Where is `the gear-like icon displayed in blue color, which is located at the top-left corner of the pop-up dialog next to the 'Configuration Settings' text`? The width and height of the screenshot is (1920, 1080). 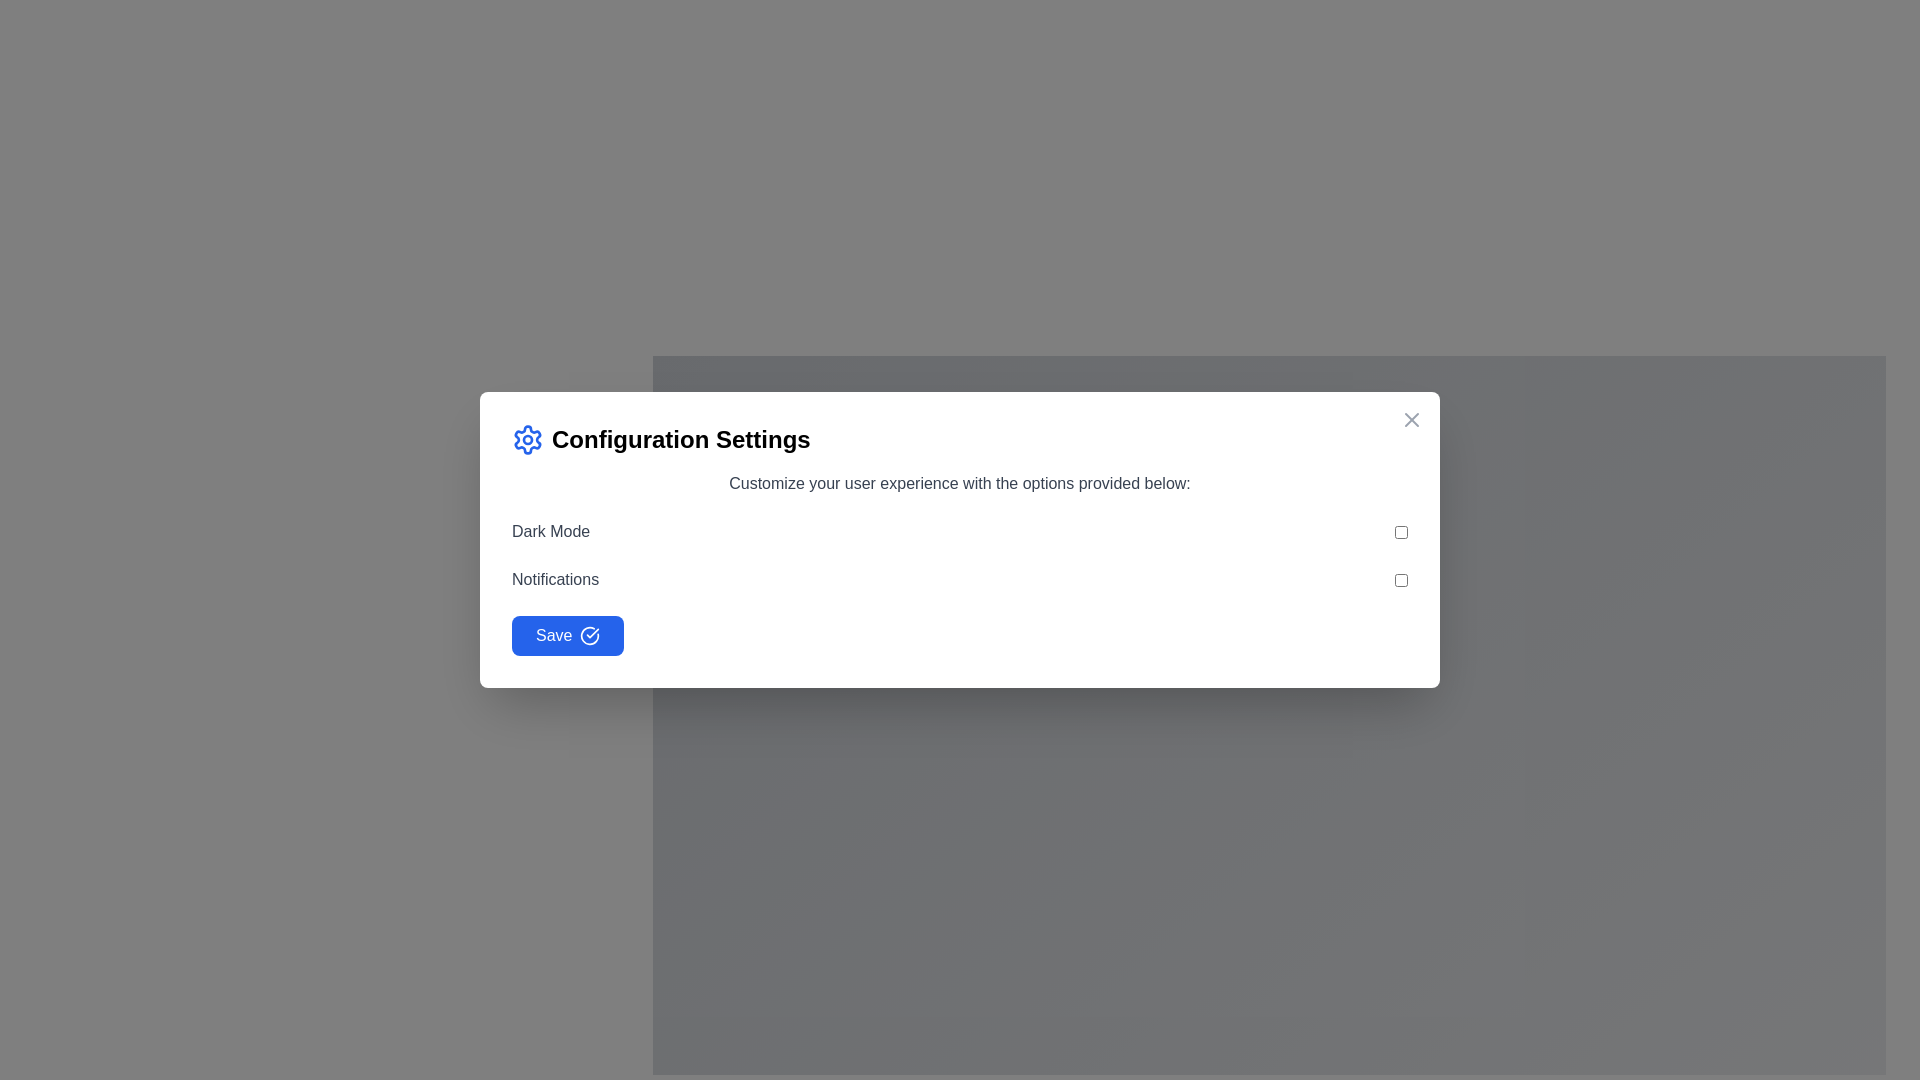
the gear-like icon displayed in blue color, which is located at the top-left corner of the pop-up dialog next to the 'Configuration Settings' text is located at coordinates (528, 438).